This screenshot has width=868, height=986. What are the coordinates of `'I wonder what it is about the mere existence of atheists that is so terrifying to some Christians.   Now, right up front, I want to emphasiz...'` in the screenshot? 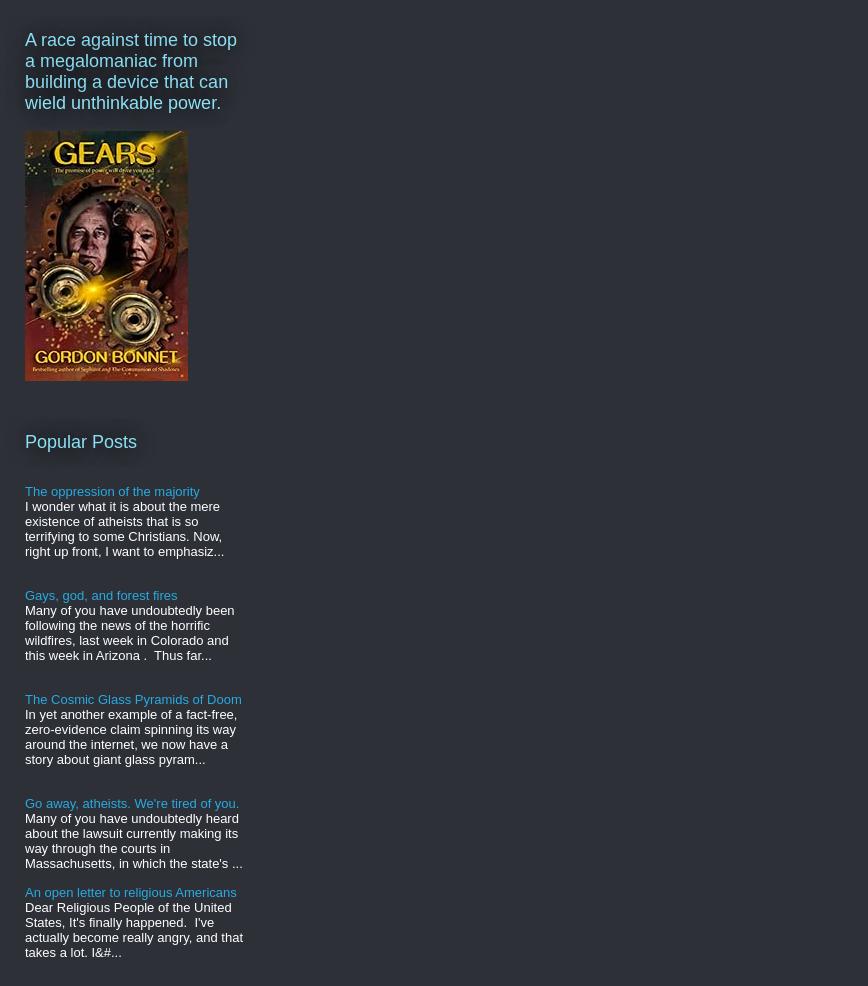 It's located at (124, 527).